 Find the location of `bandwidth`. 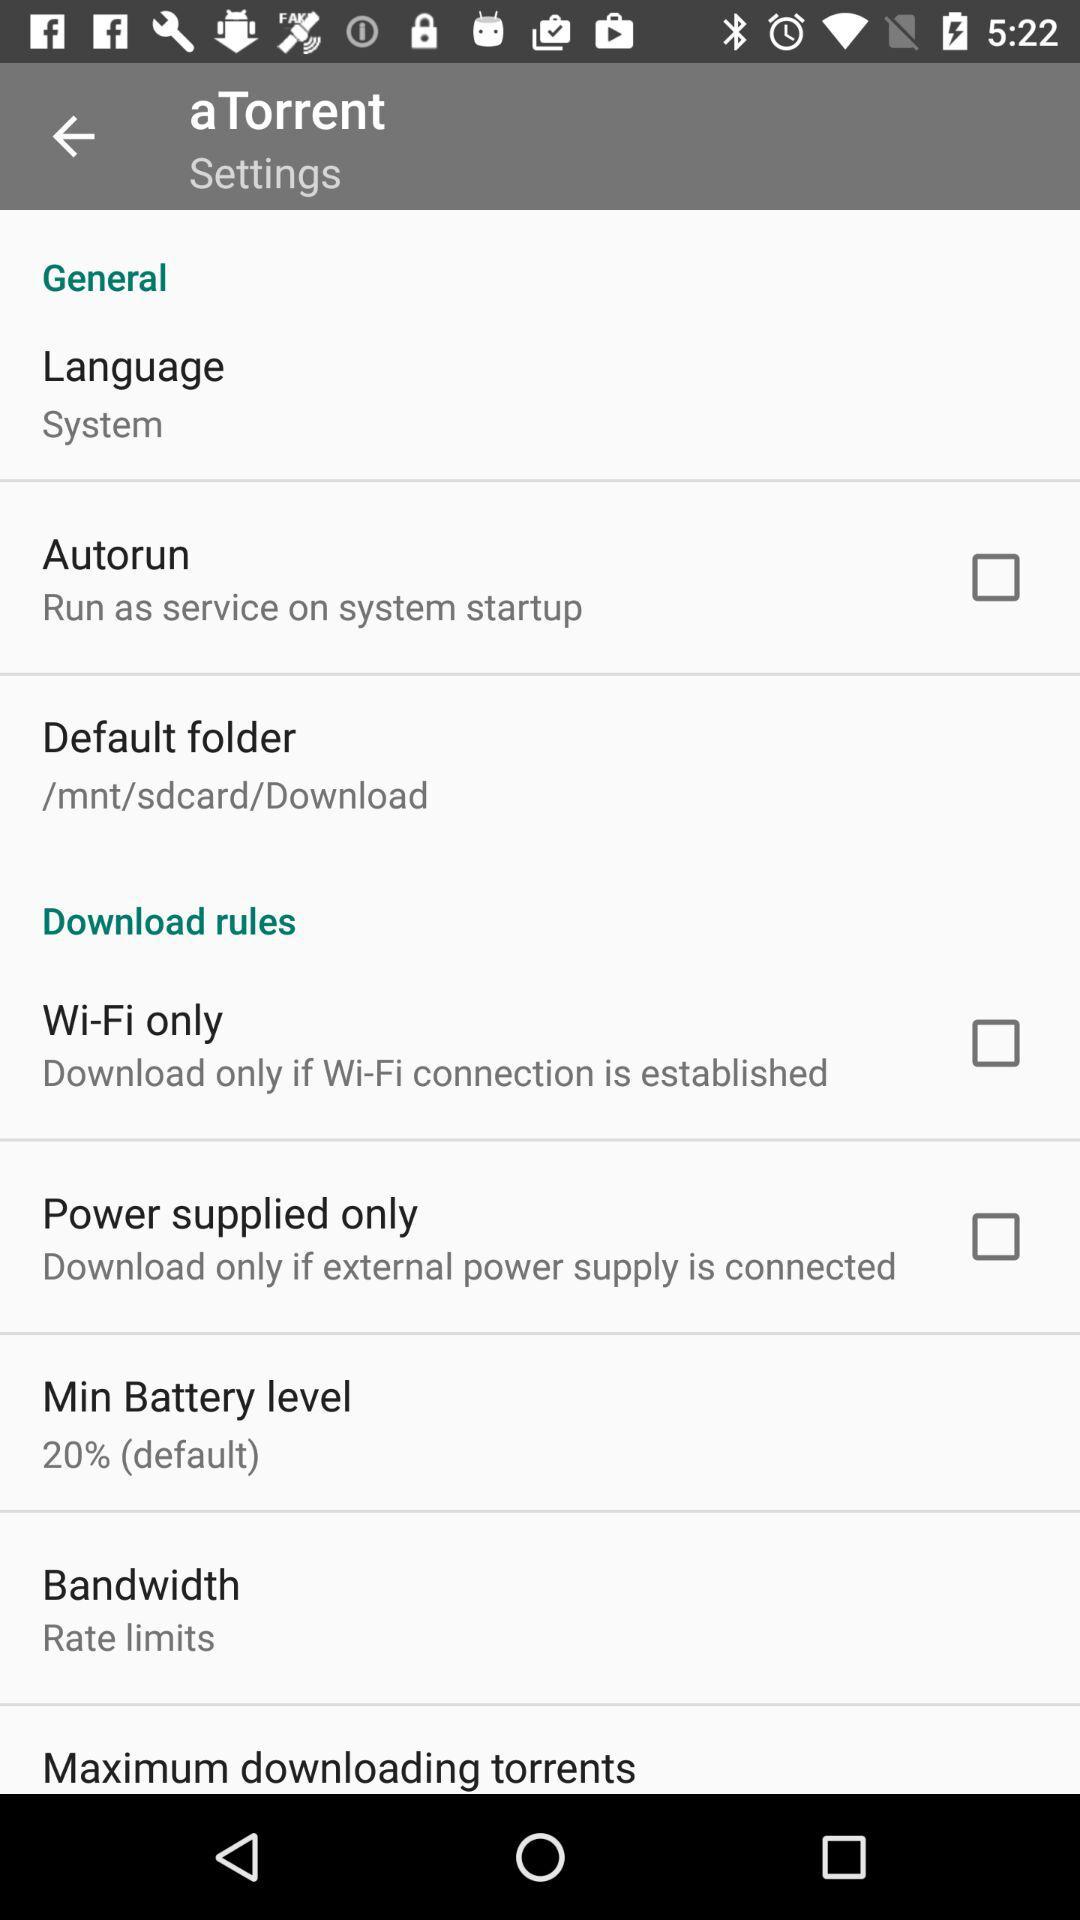

bandwidth is located at coordinates (140, 1582).